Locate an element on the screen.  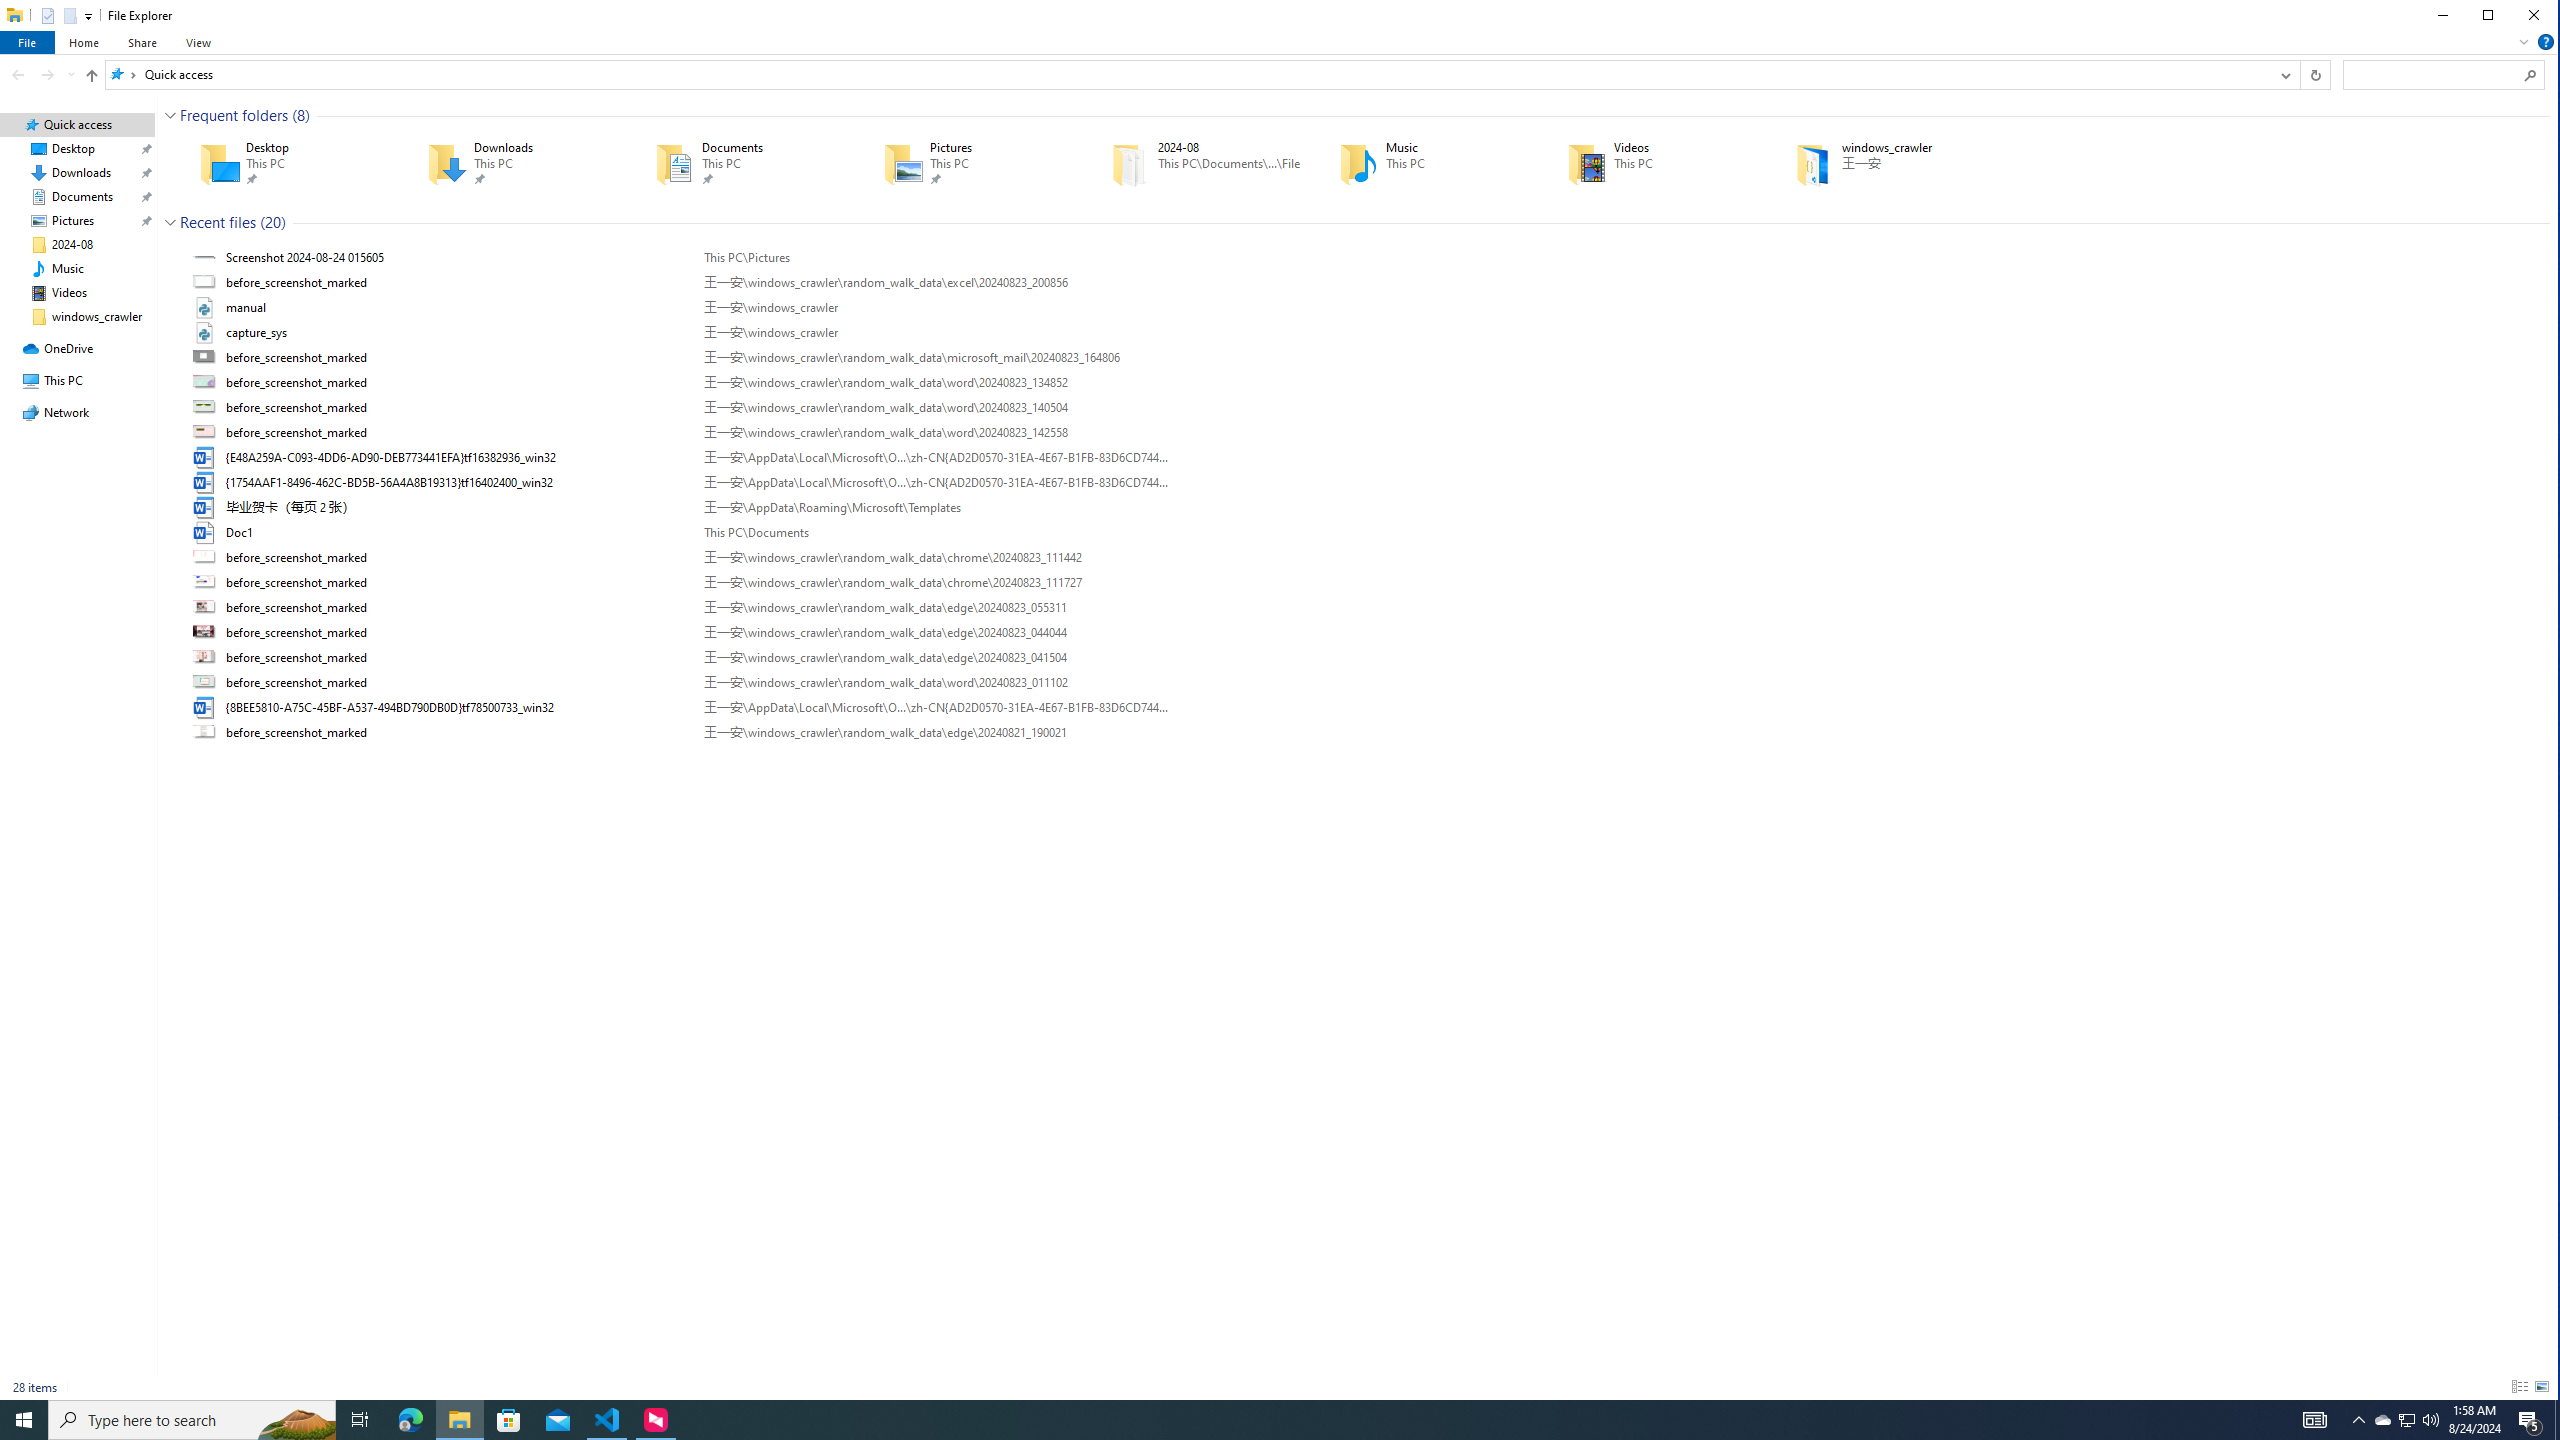
'windows_crawler' is located at coordinates (1880, 164).